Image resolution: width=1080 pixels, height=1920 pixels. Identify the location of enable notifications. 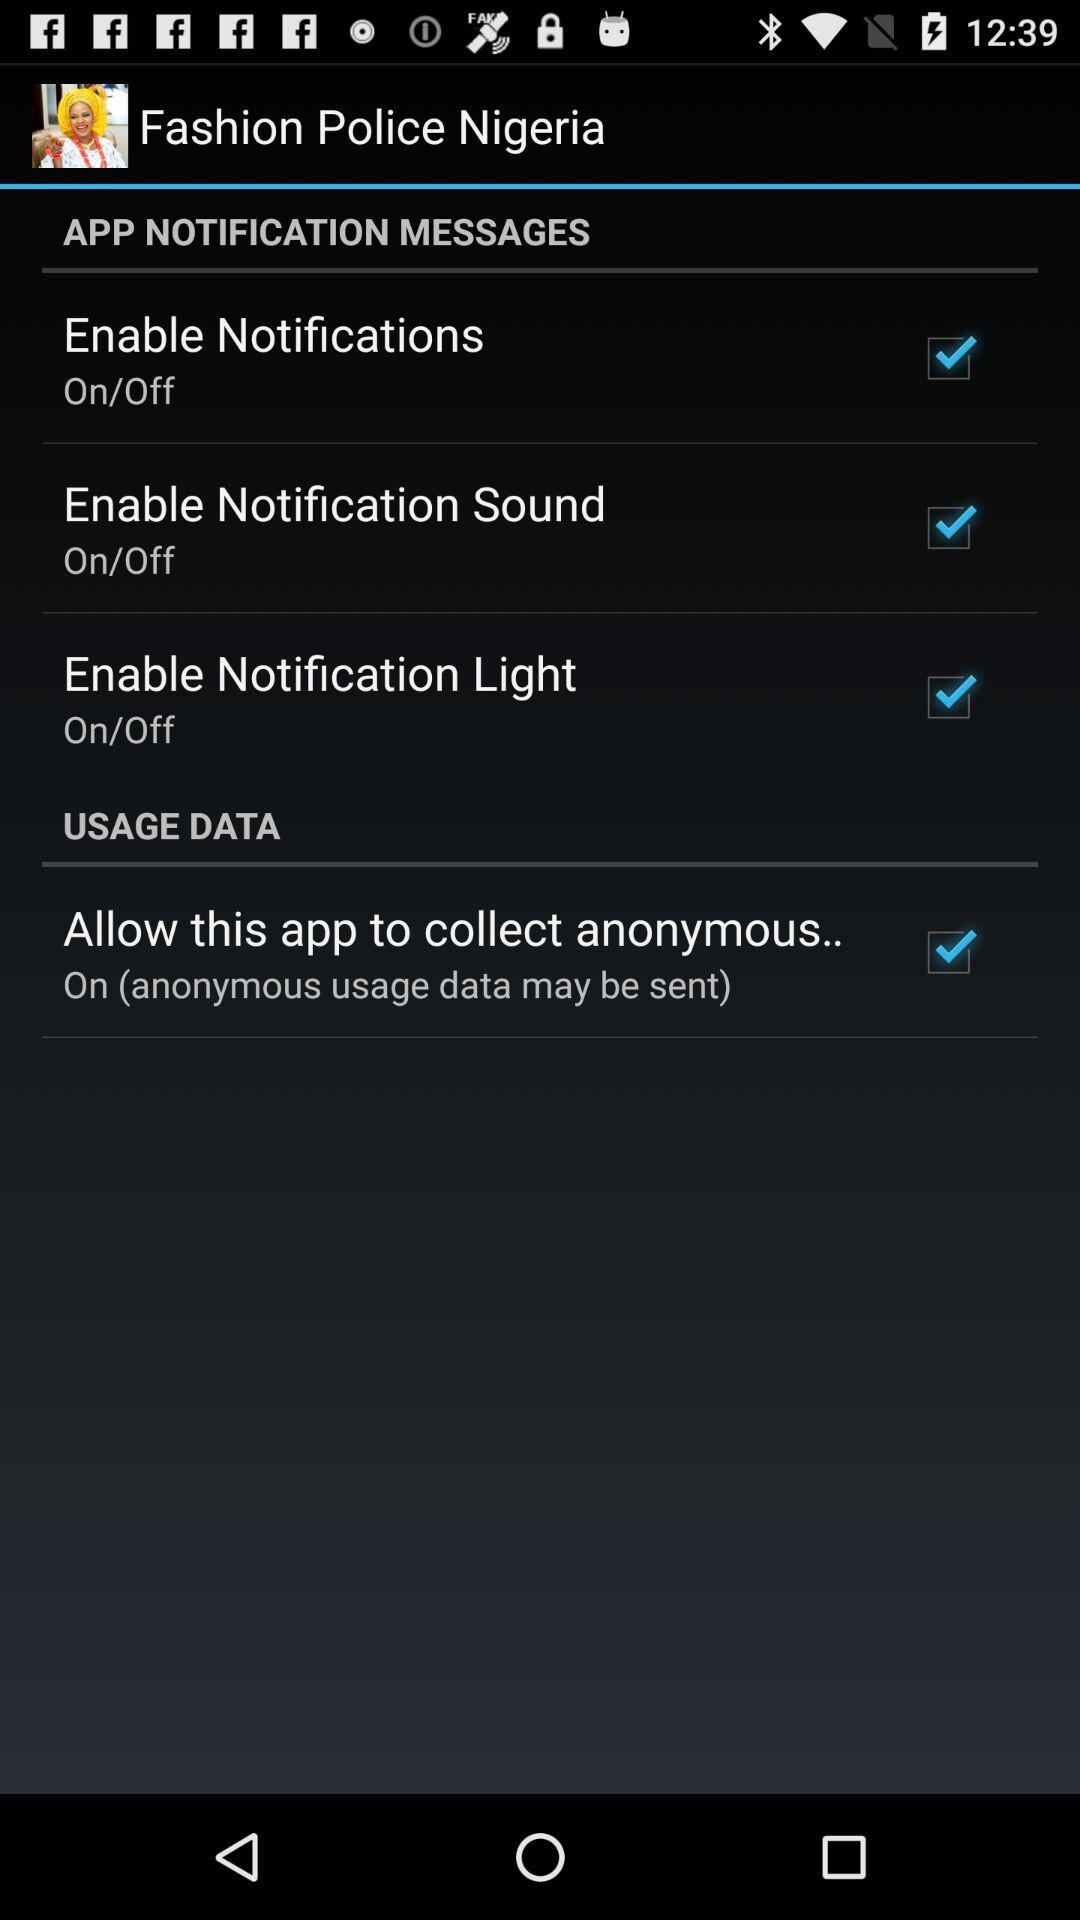
(273, 333).